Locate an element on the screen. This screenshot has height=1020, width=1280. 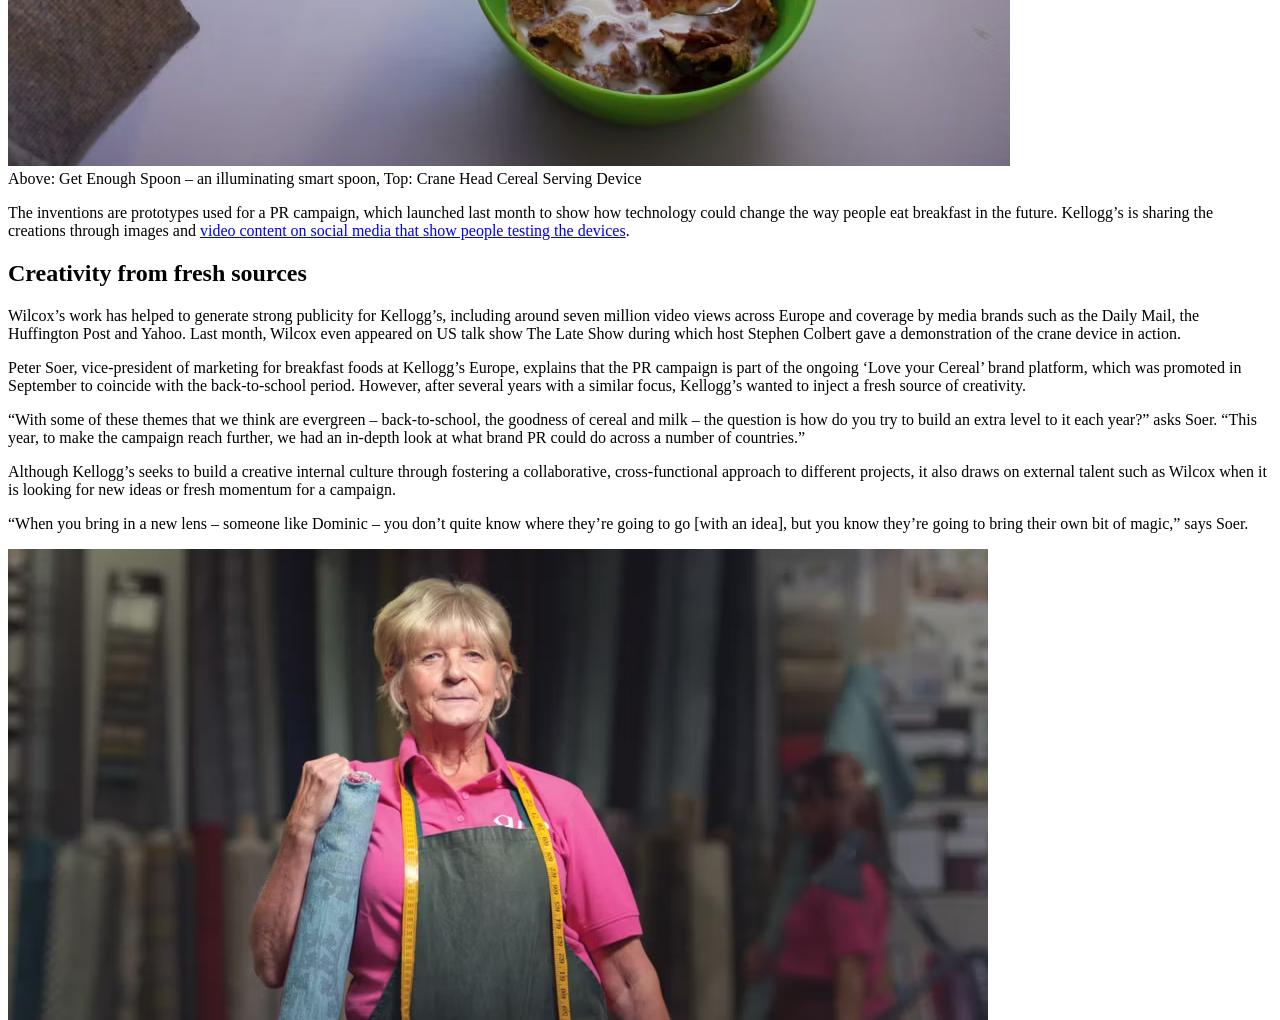
'The inventions are prototypes used for a PR campaign, which launched last month to show how technology could change the way people eat breakfast in the future. Kellogg’s is sharing the creations through images and' is located at coordinates (609, 220).